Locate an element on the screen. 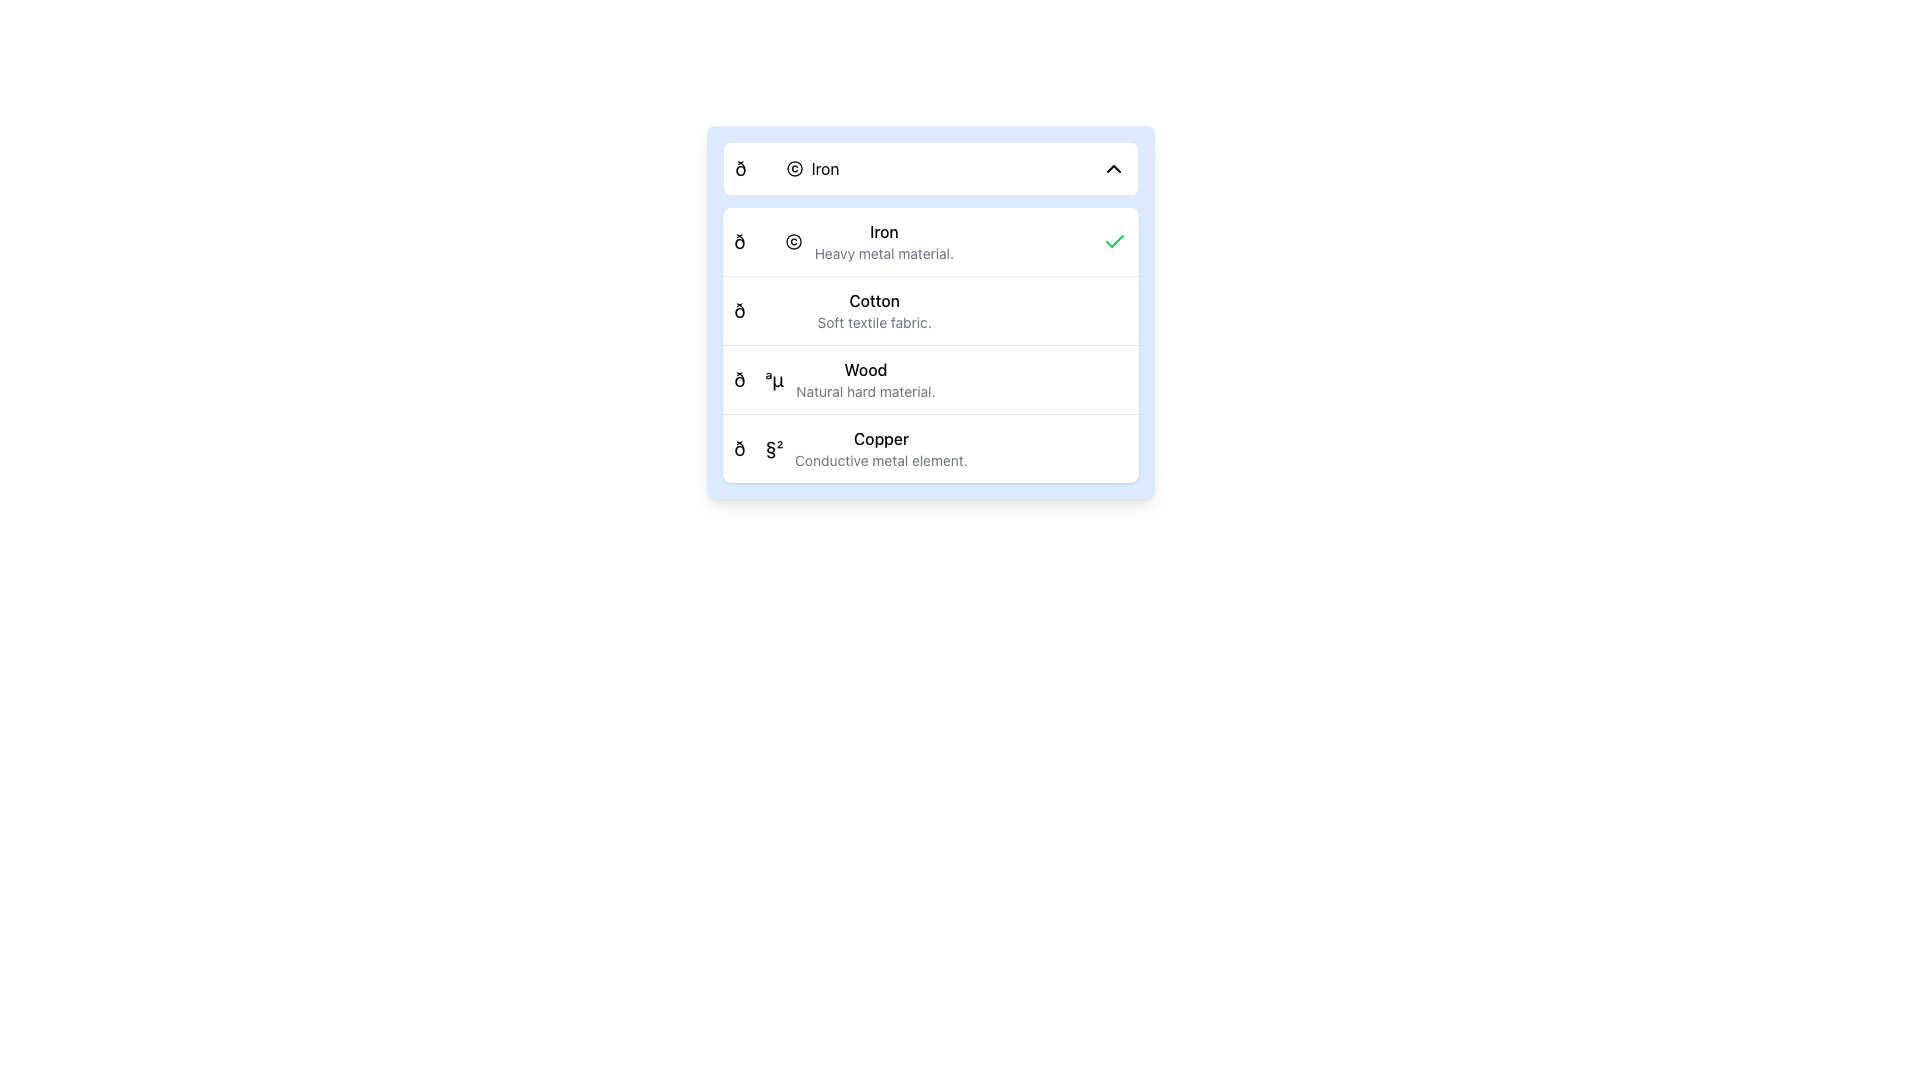 Image resolution: width=1920 pixels, height=1080 pixels. the 'Cotton' label in the material selection list is located at coordinates (874, 300).